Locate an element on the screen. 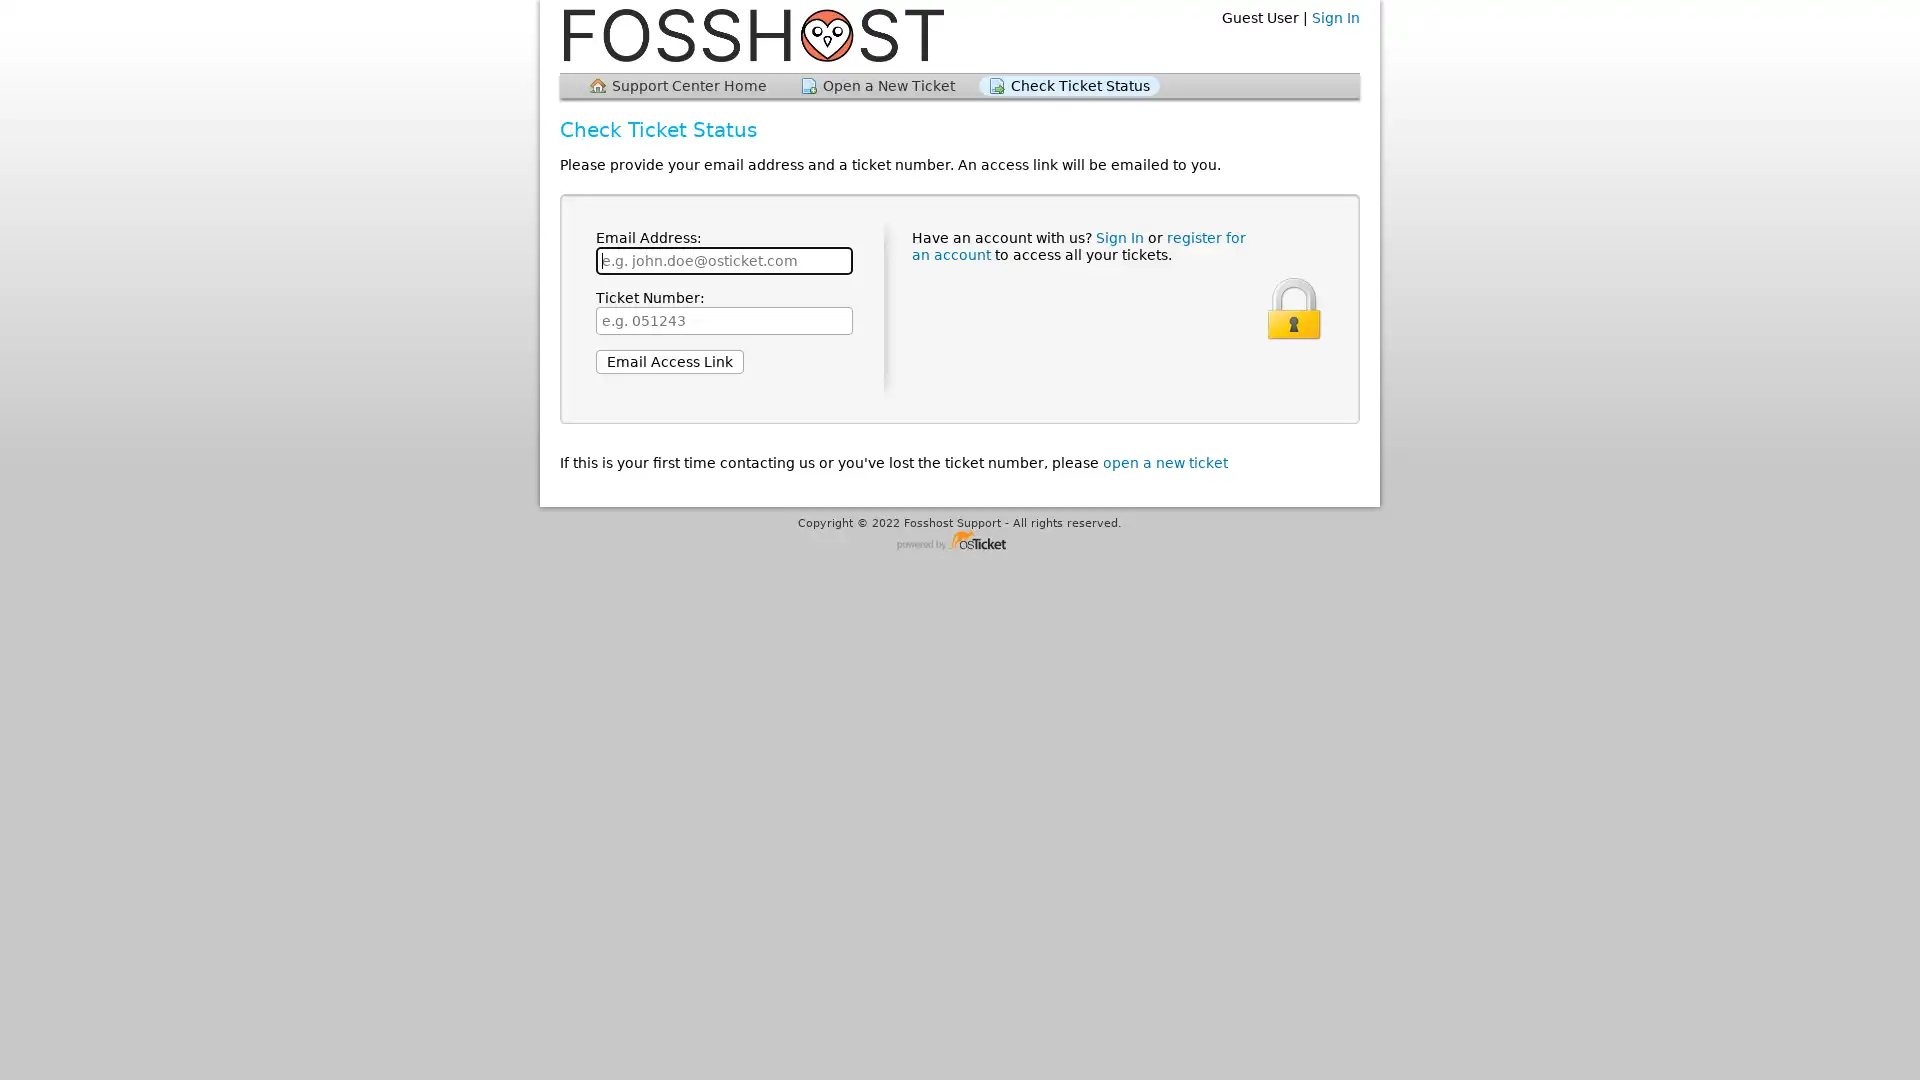 This screenshot has height=1080, width=1920. Email Access Link is located at coordinates (670, 362).